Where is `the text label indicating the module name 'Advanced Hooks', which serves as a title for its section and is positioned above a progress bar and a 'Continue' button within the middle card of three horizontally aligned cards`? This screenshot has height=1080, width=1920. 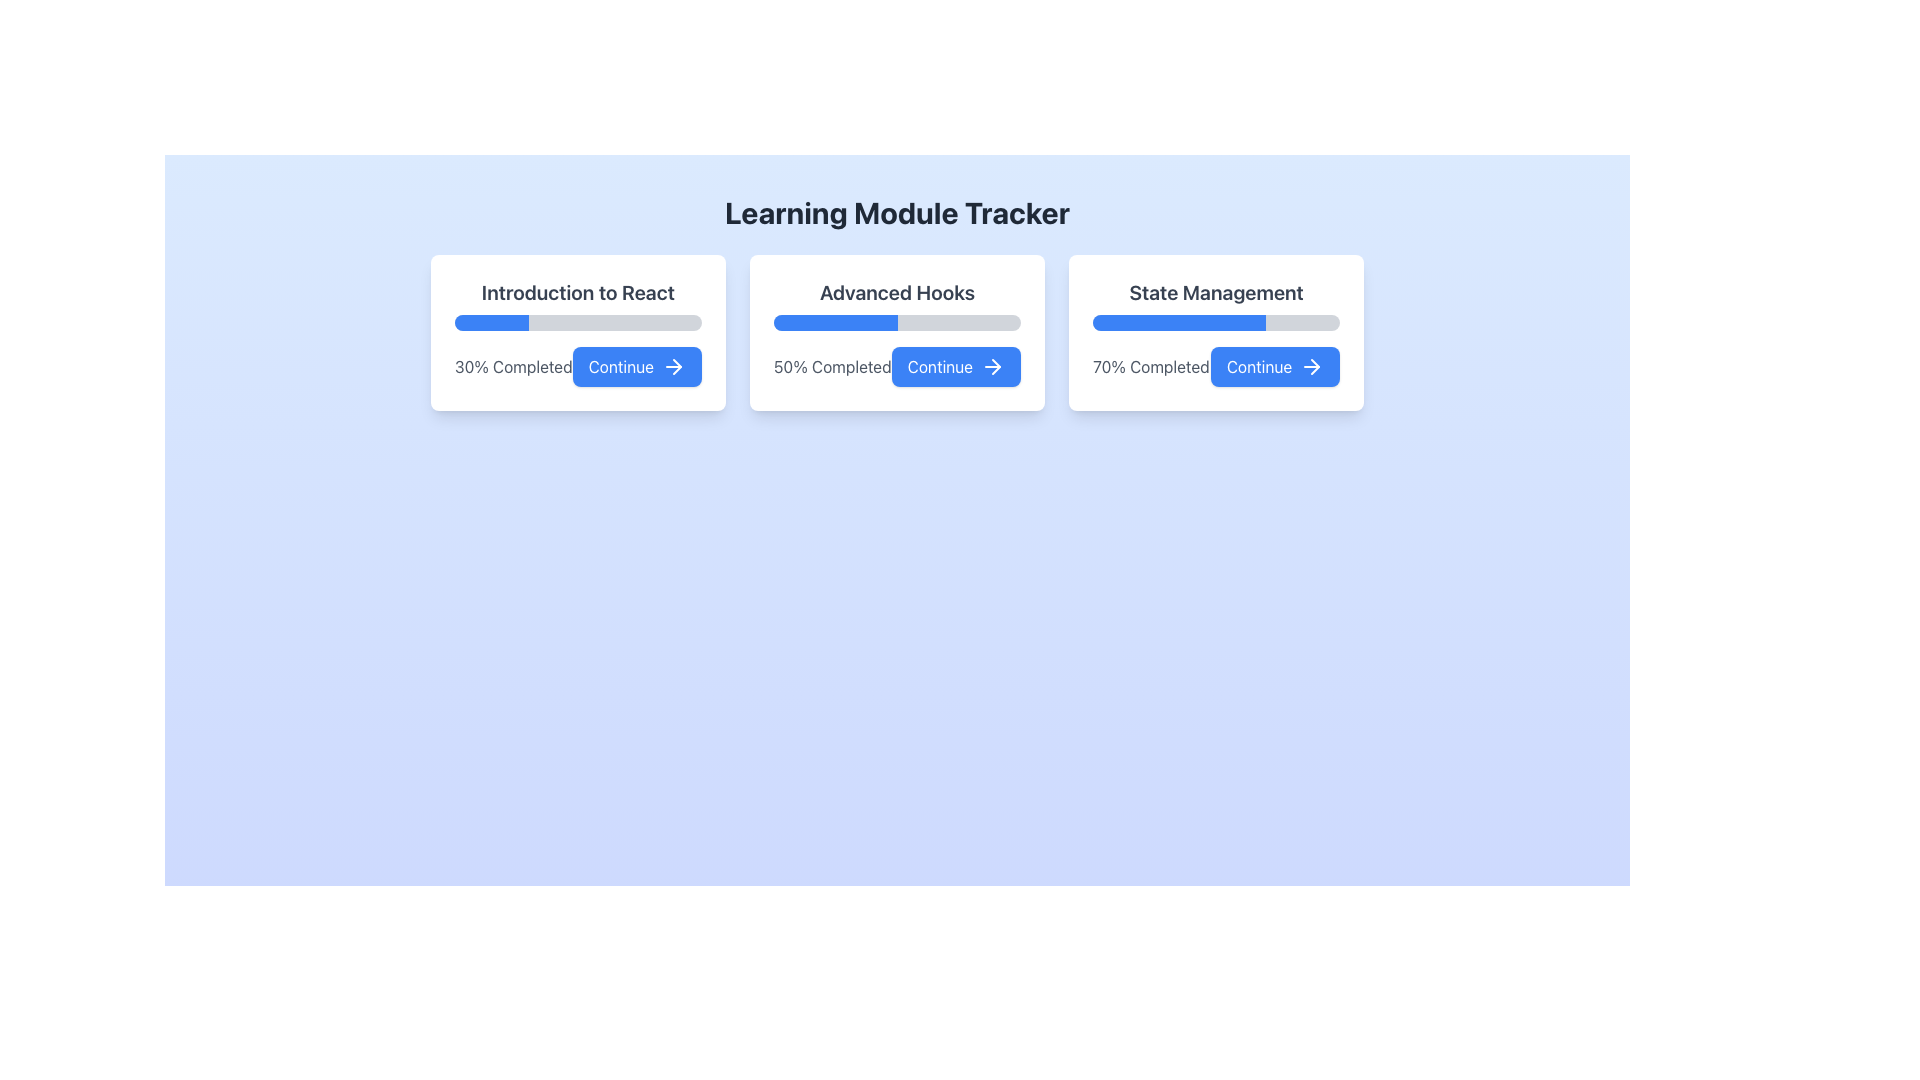 the text label indicating the module name 'Advanced Hooks', which serves as a title for its section and is positioned above a progress bar and a 'Continue' button within the middle card of three horizontally aligned cards is located at coordinates (896, 293).